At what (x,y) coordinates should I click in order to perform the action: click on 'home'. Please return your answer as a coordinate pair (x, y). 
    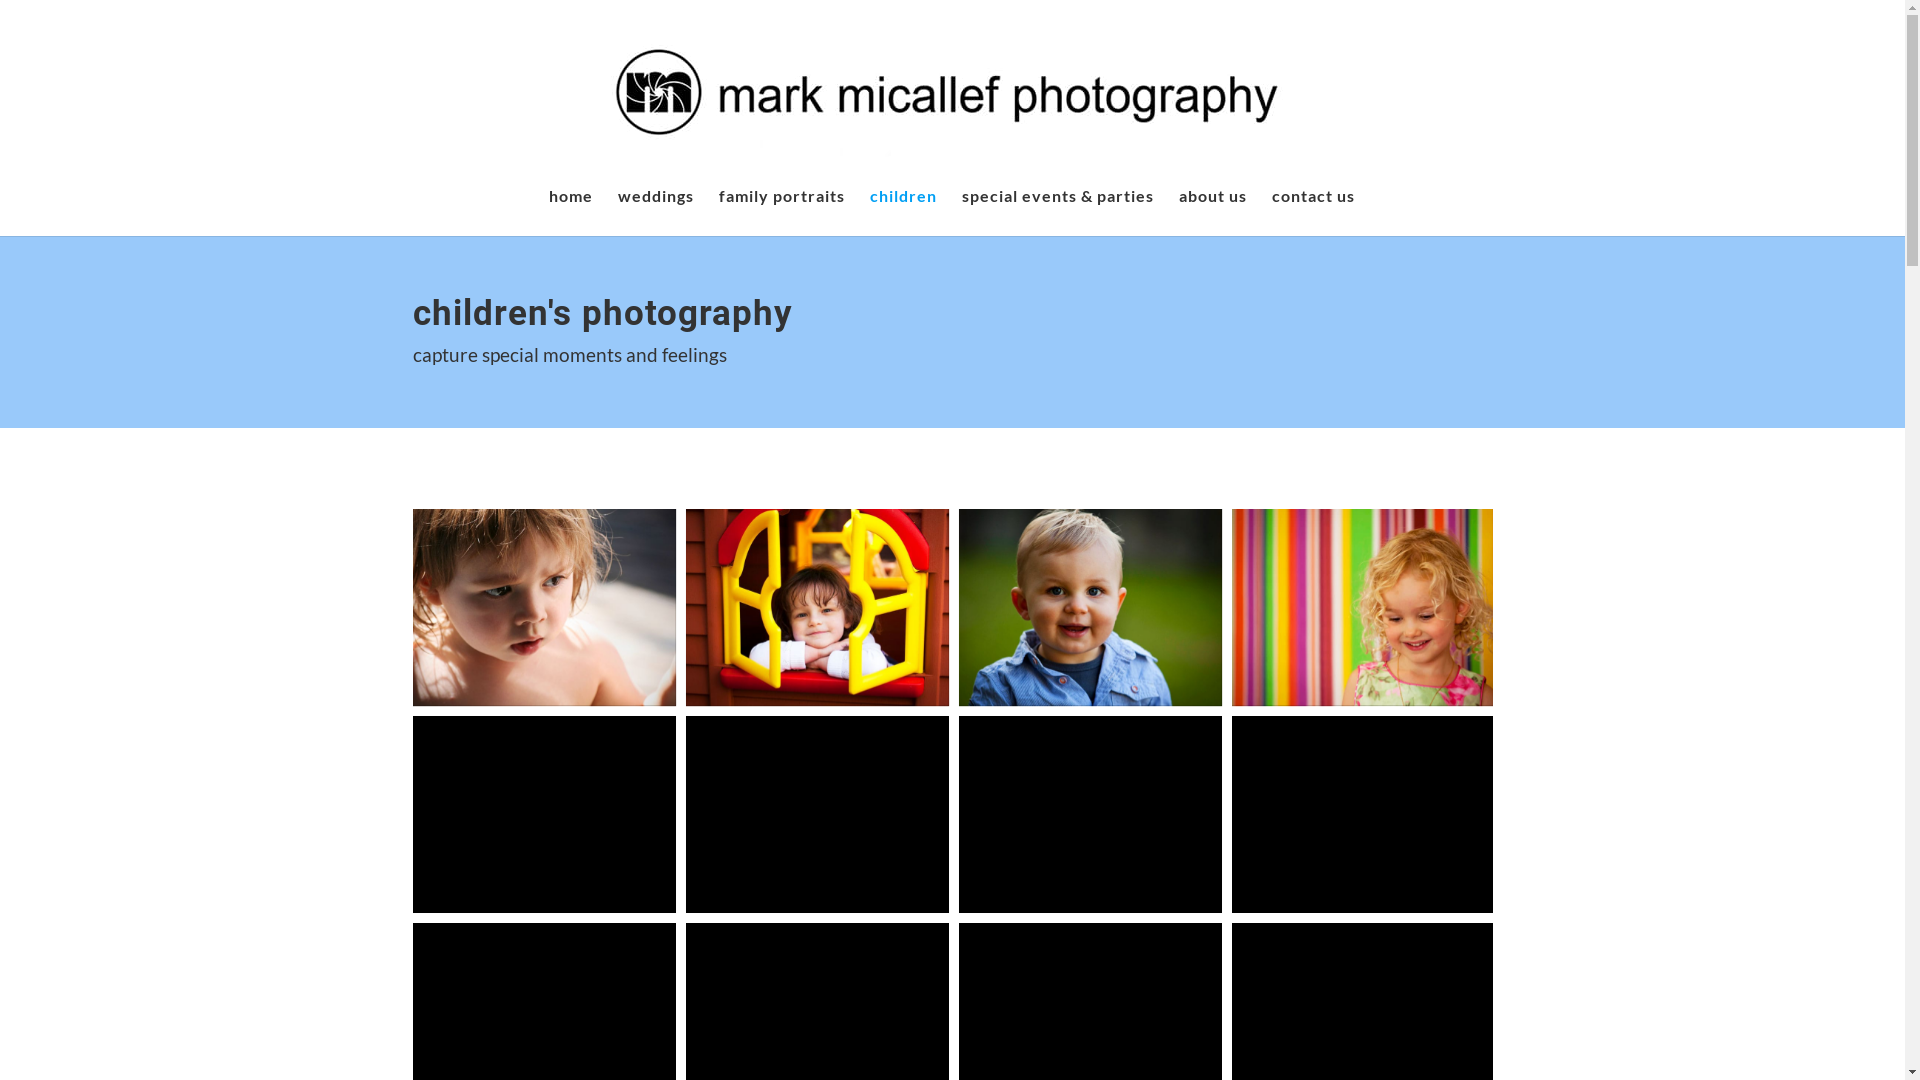
    Looking at the image, I should click on (547, 212).